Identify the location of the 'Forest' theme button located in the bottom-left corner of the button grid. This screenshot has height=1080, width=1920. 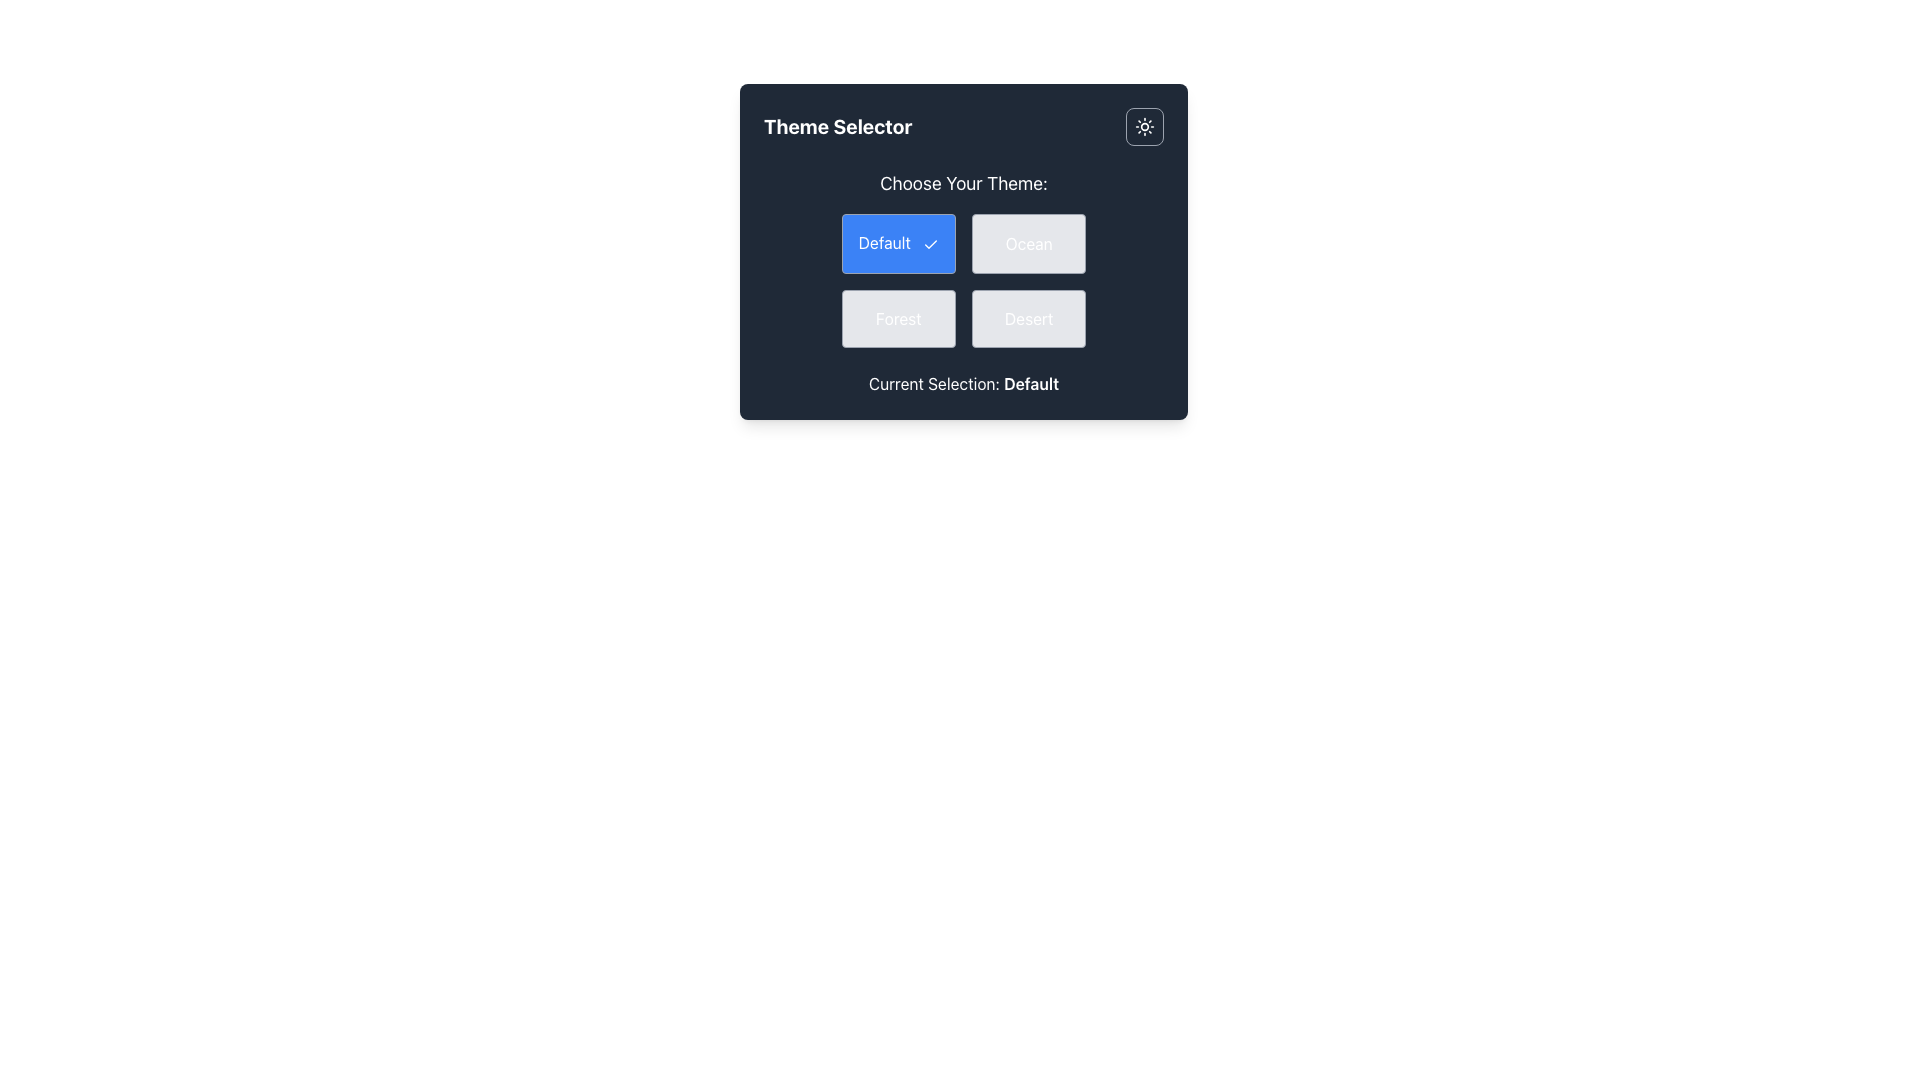
(897, 317).